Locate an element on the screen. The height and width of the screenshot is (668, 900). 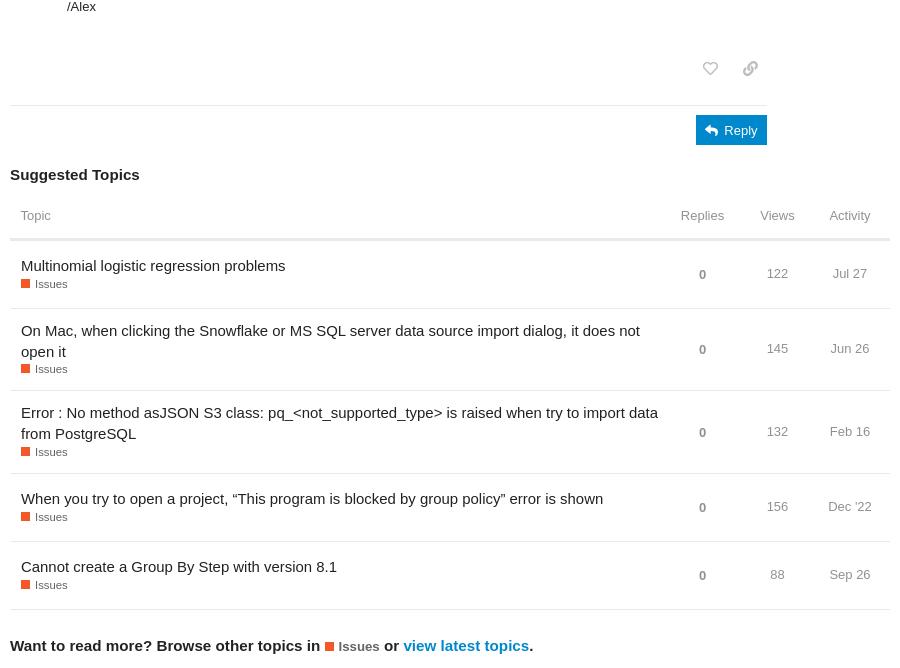
'On Mac, when clicking the Snowflake or MS SQL server data source import dialog, it does not open it' is located at coordinates (19, 340).